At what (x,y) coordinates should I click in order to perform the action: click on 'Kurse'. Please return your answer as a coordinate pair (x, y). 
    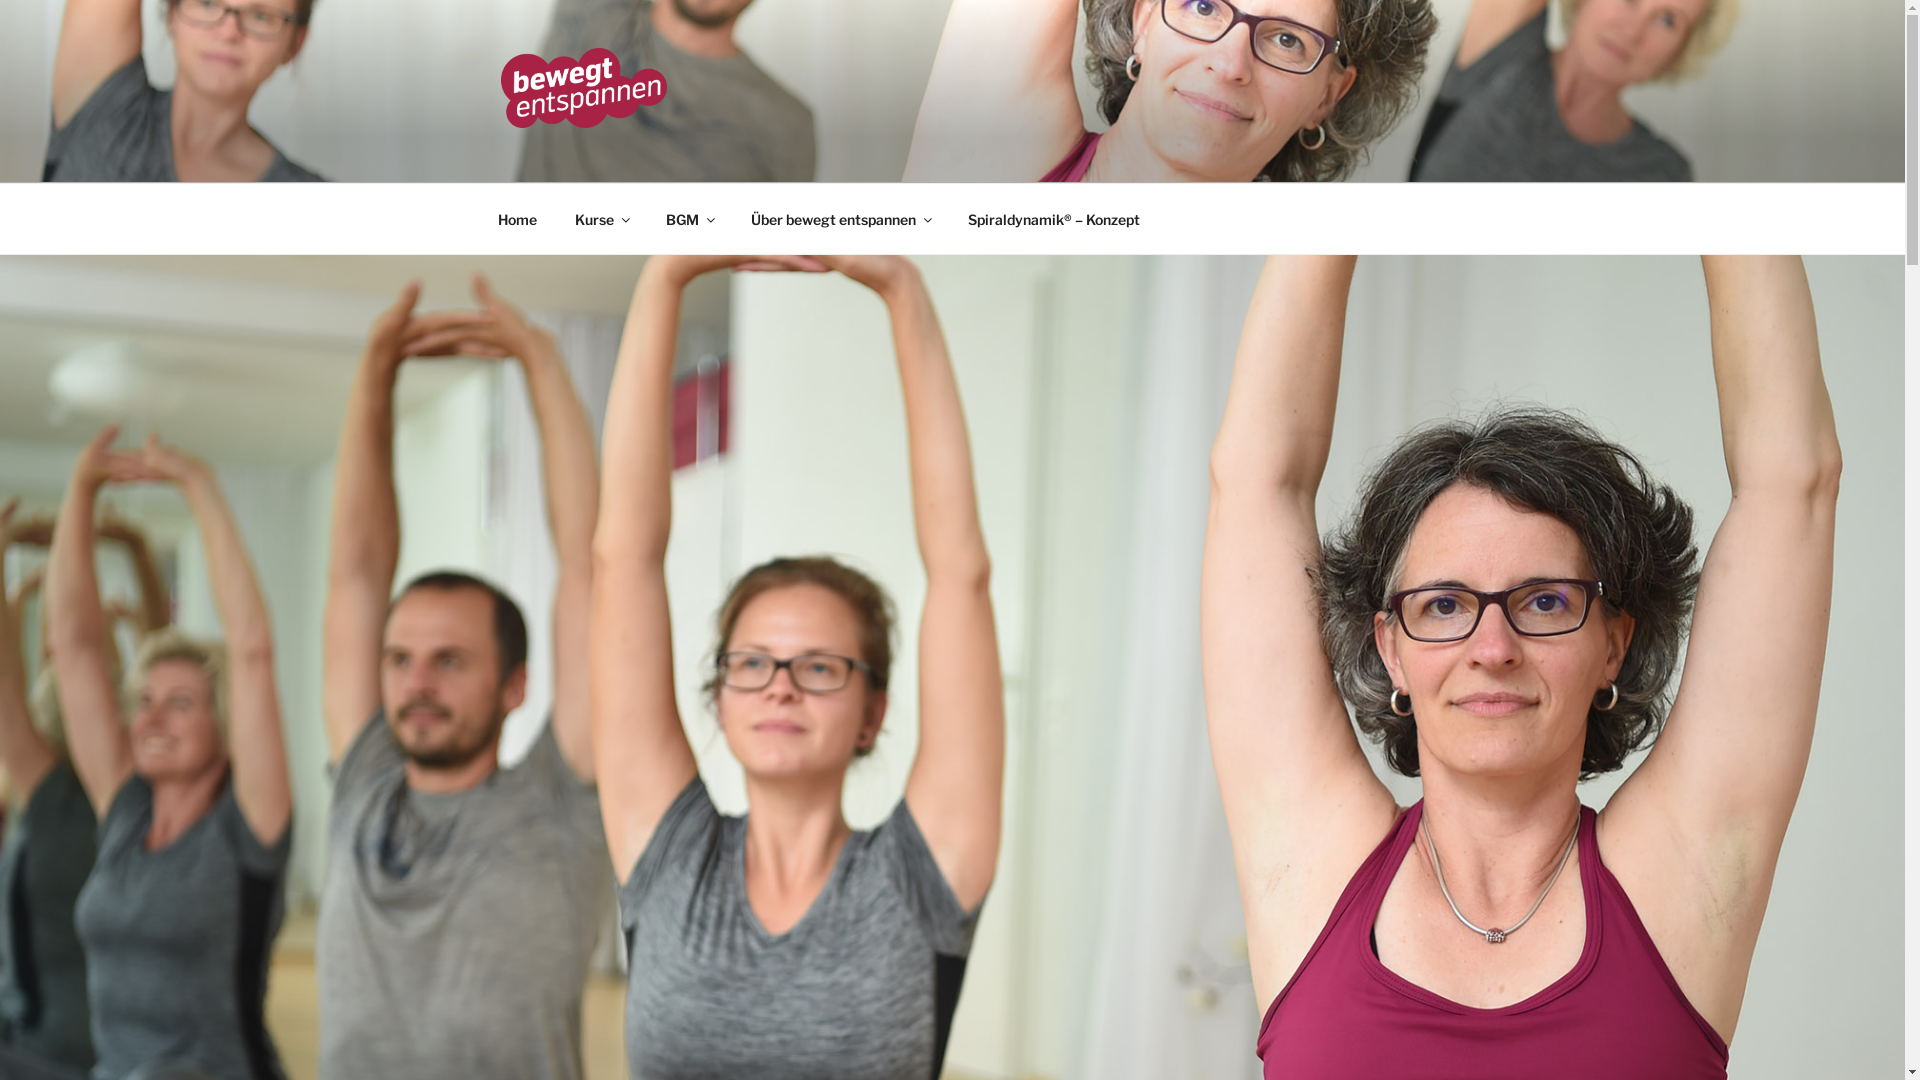
    Looking at the image, I should click on (557, 218).